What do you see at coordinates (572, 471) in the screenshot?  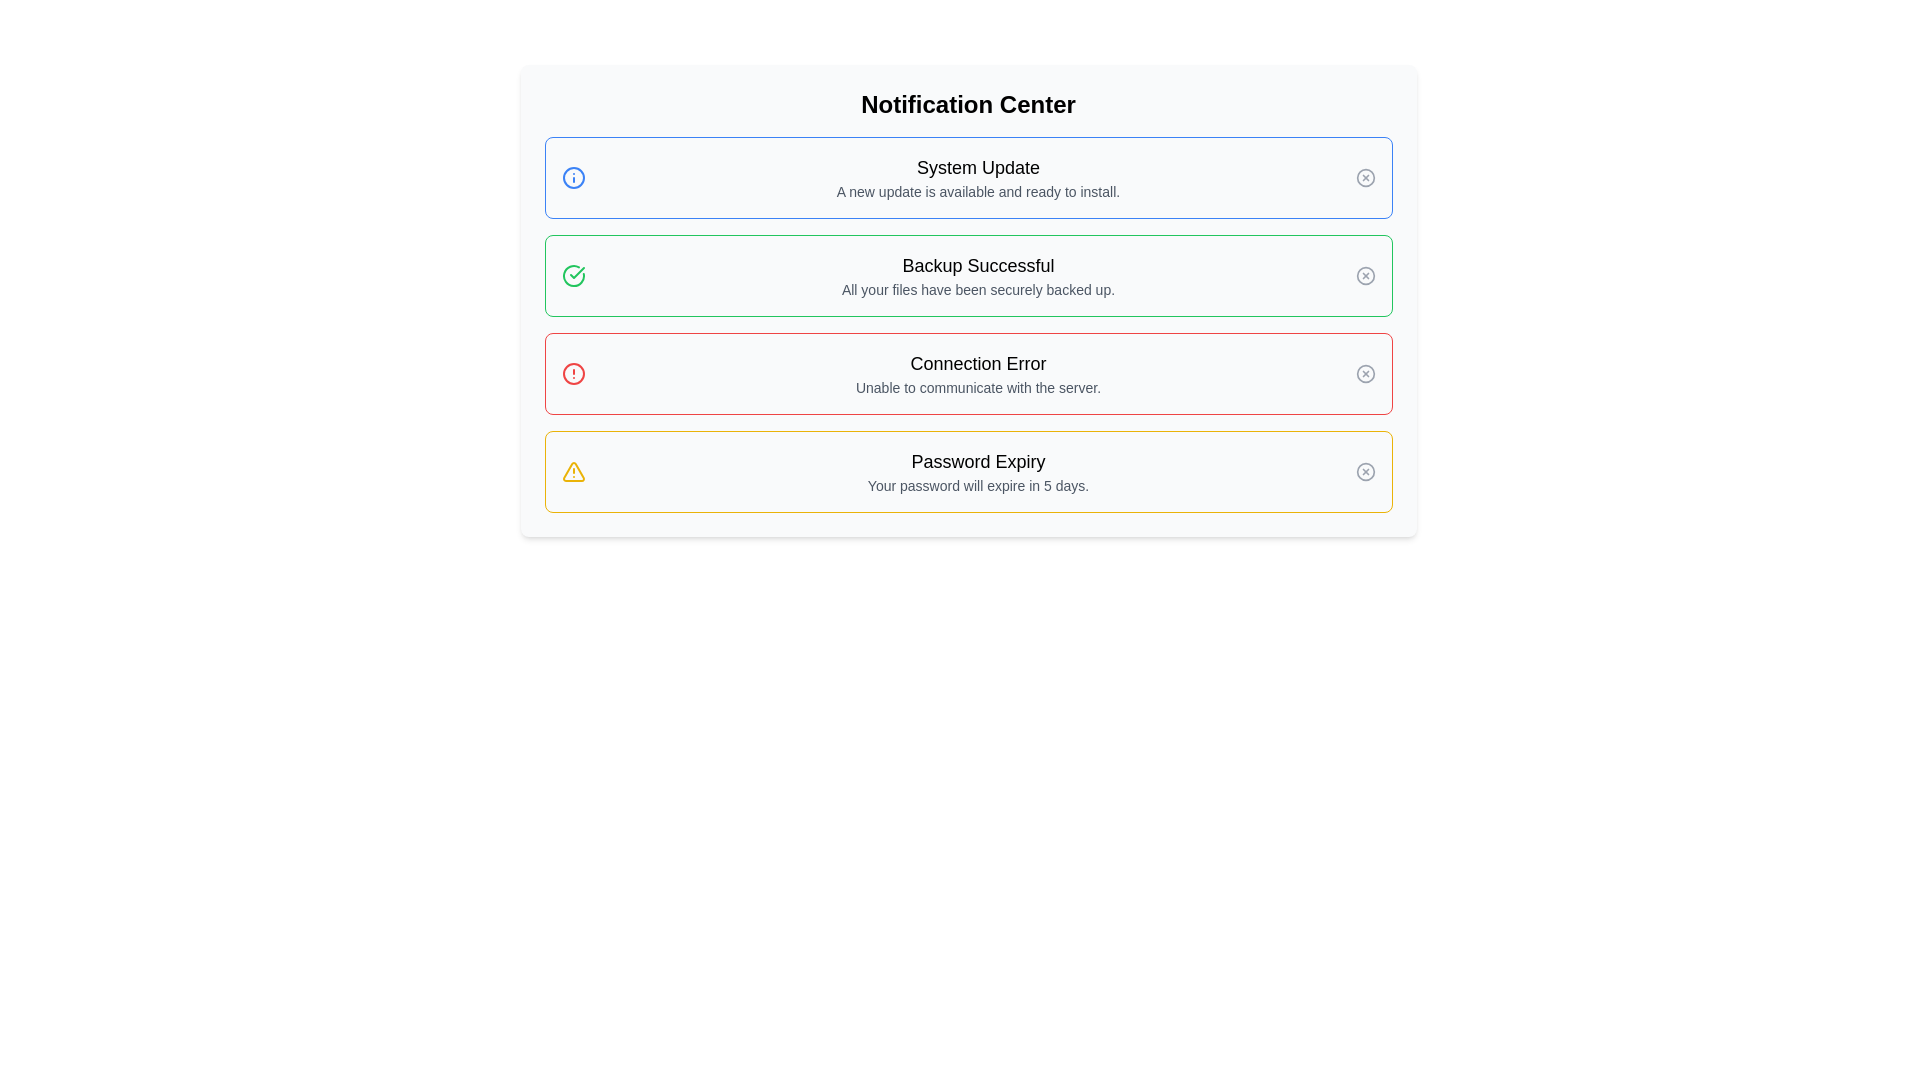 I see `the triangular yellow warning icon with an exclamation mark located in the last notification block of the Notification Center, beside the 'Password Expiry' message` at bounding box center [572, 471].